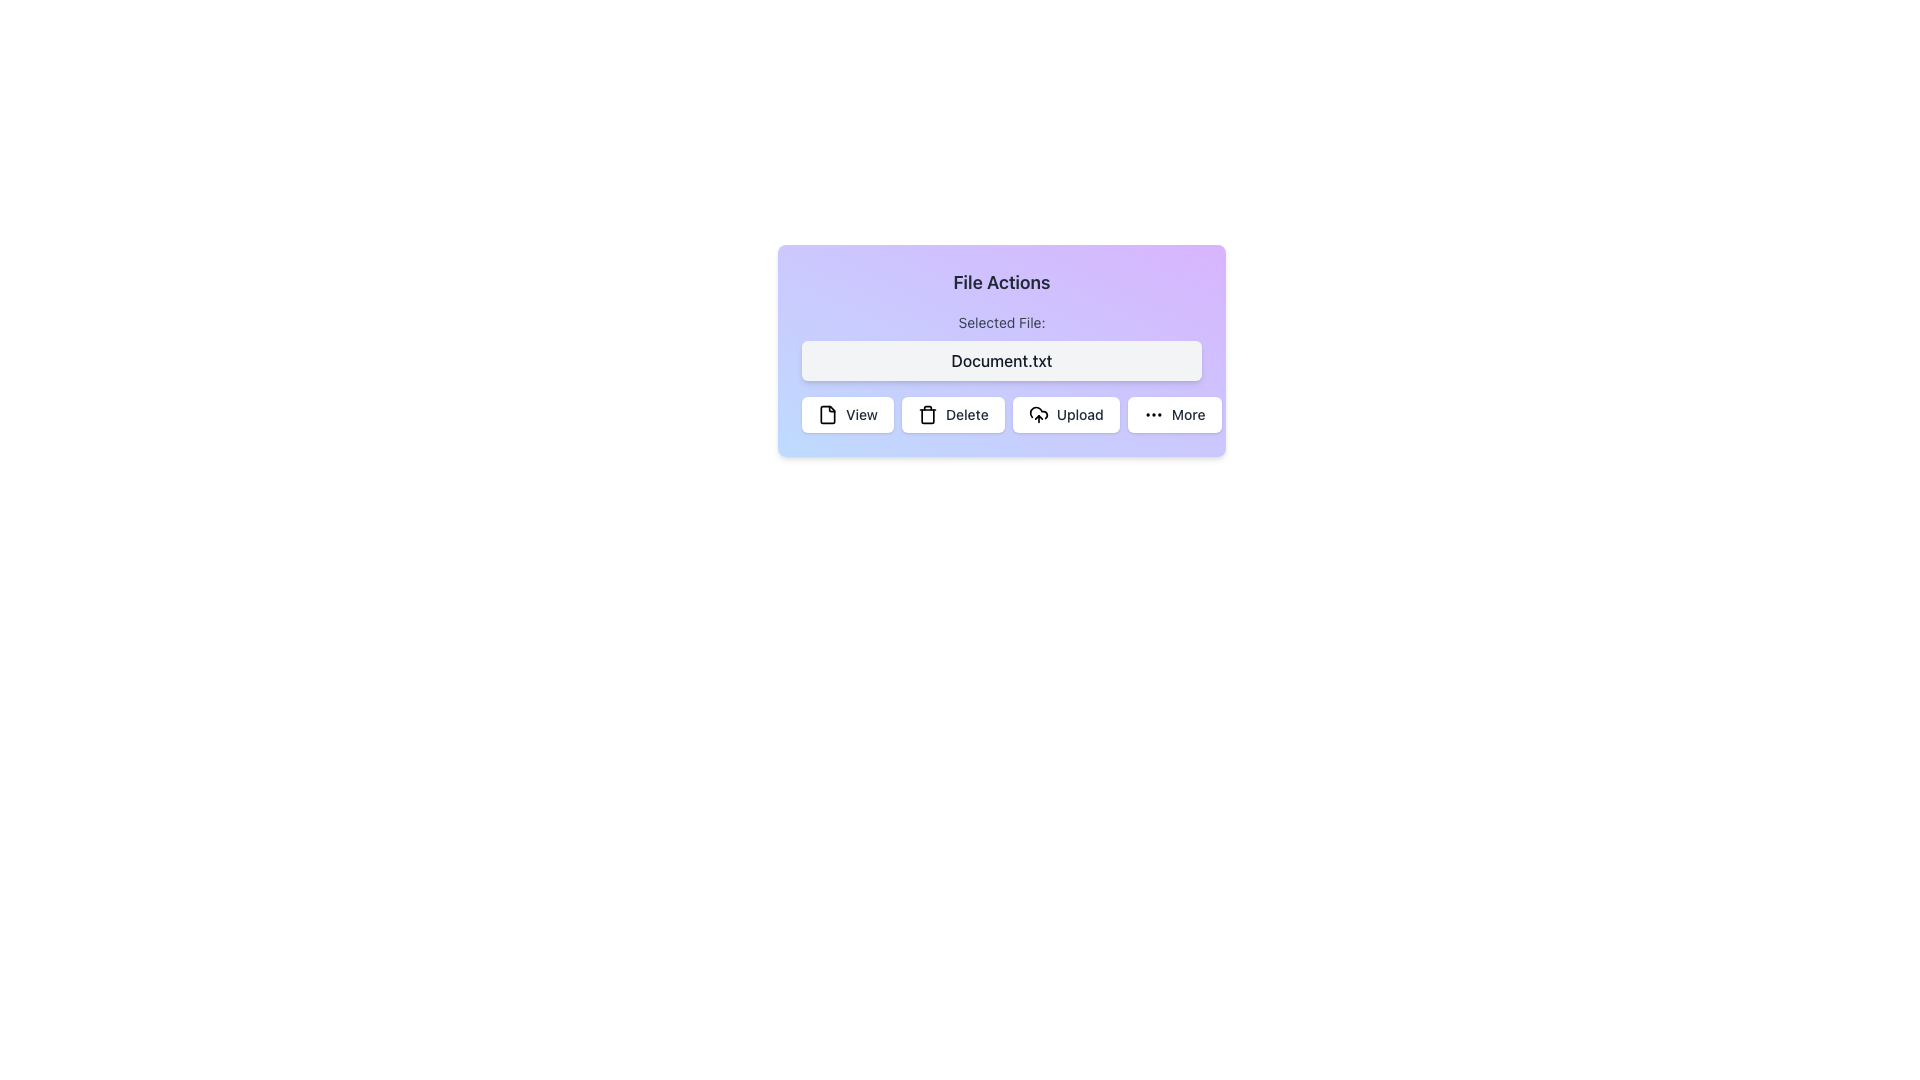  What do you see at coordinates (861, 414) in the screenshot?
I see `text content of the 'View' label, which is positioned towards the right end of a button with a white background and rounded corners` at bounding box center [861, 414].